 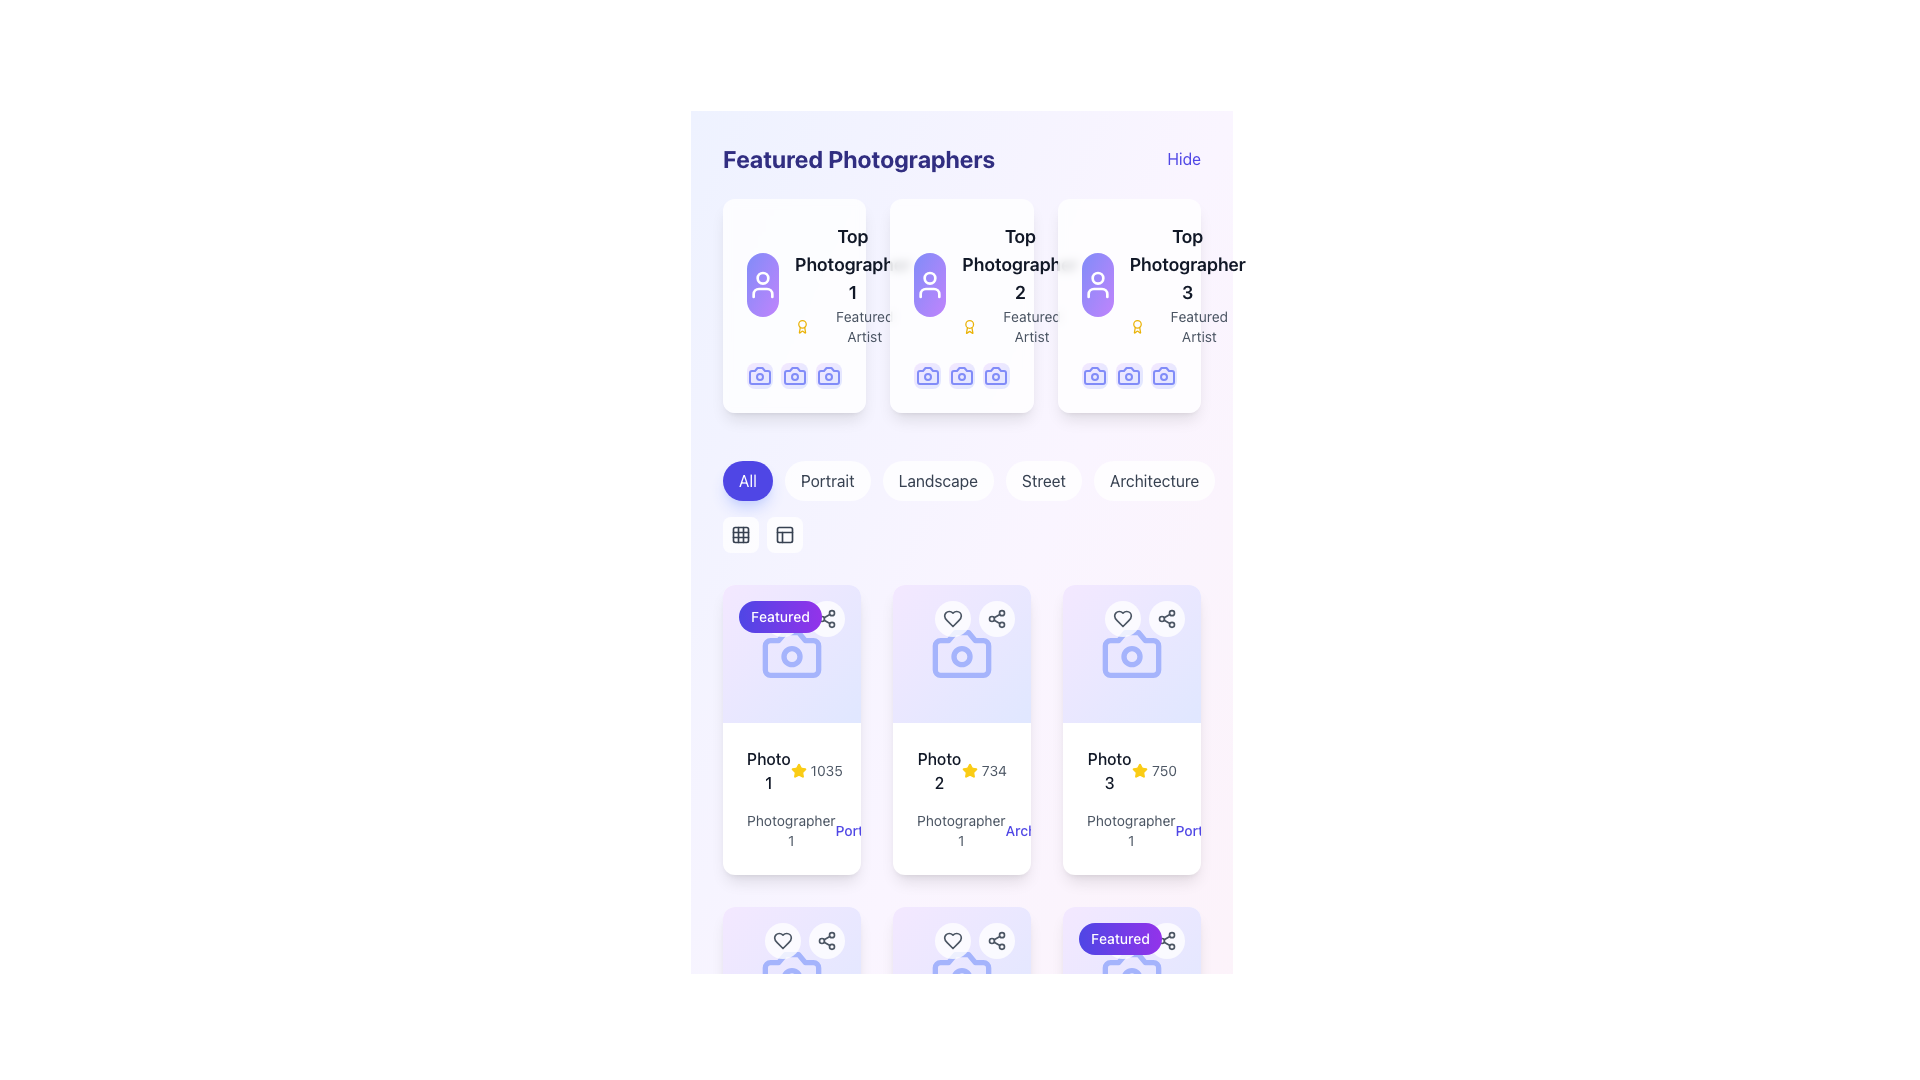 What do you see at coordinates (961, 376) in the screenshot?
I see `the second camera icon with a blue outline located in the top-central card of the 'Featured Photographers' section` at bounding box center [961, 376].